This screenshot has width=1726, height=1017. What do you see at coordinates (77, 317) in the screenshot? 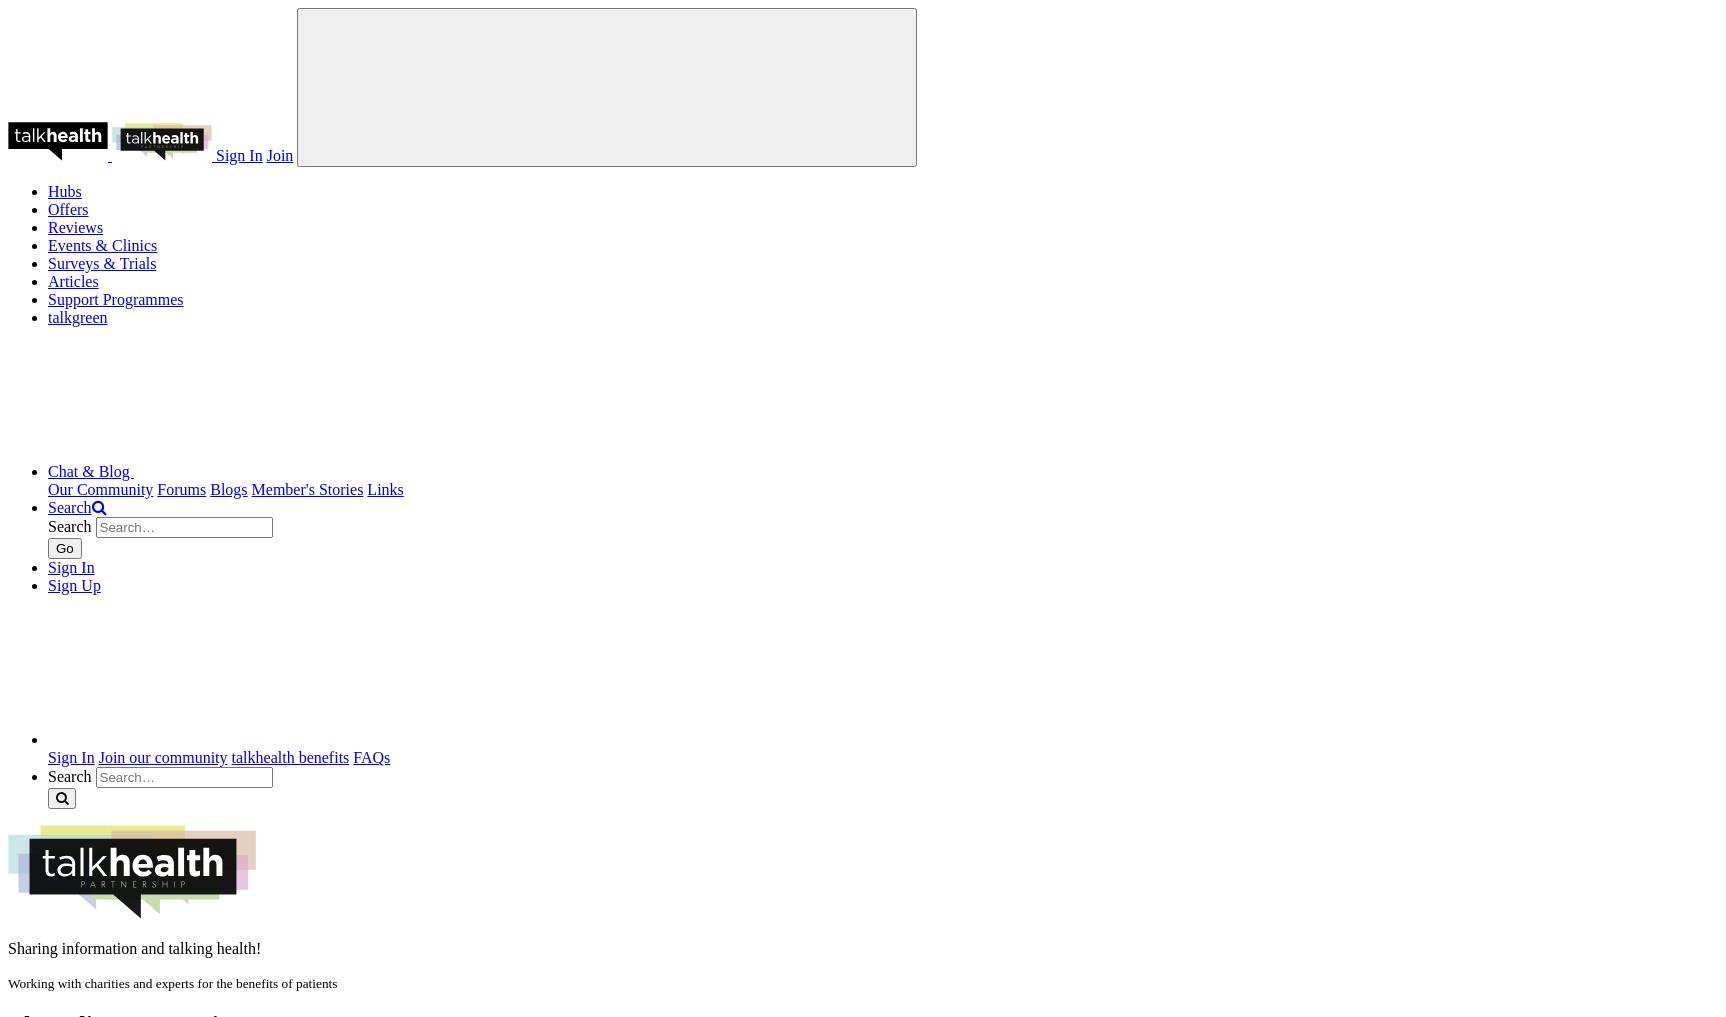
I see `'talkgreen'` at bounding box center [77, 317].